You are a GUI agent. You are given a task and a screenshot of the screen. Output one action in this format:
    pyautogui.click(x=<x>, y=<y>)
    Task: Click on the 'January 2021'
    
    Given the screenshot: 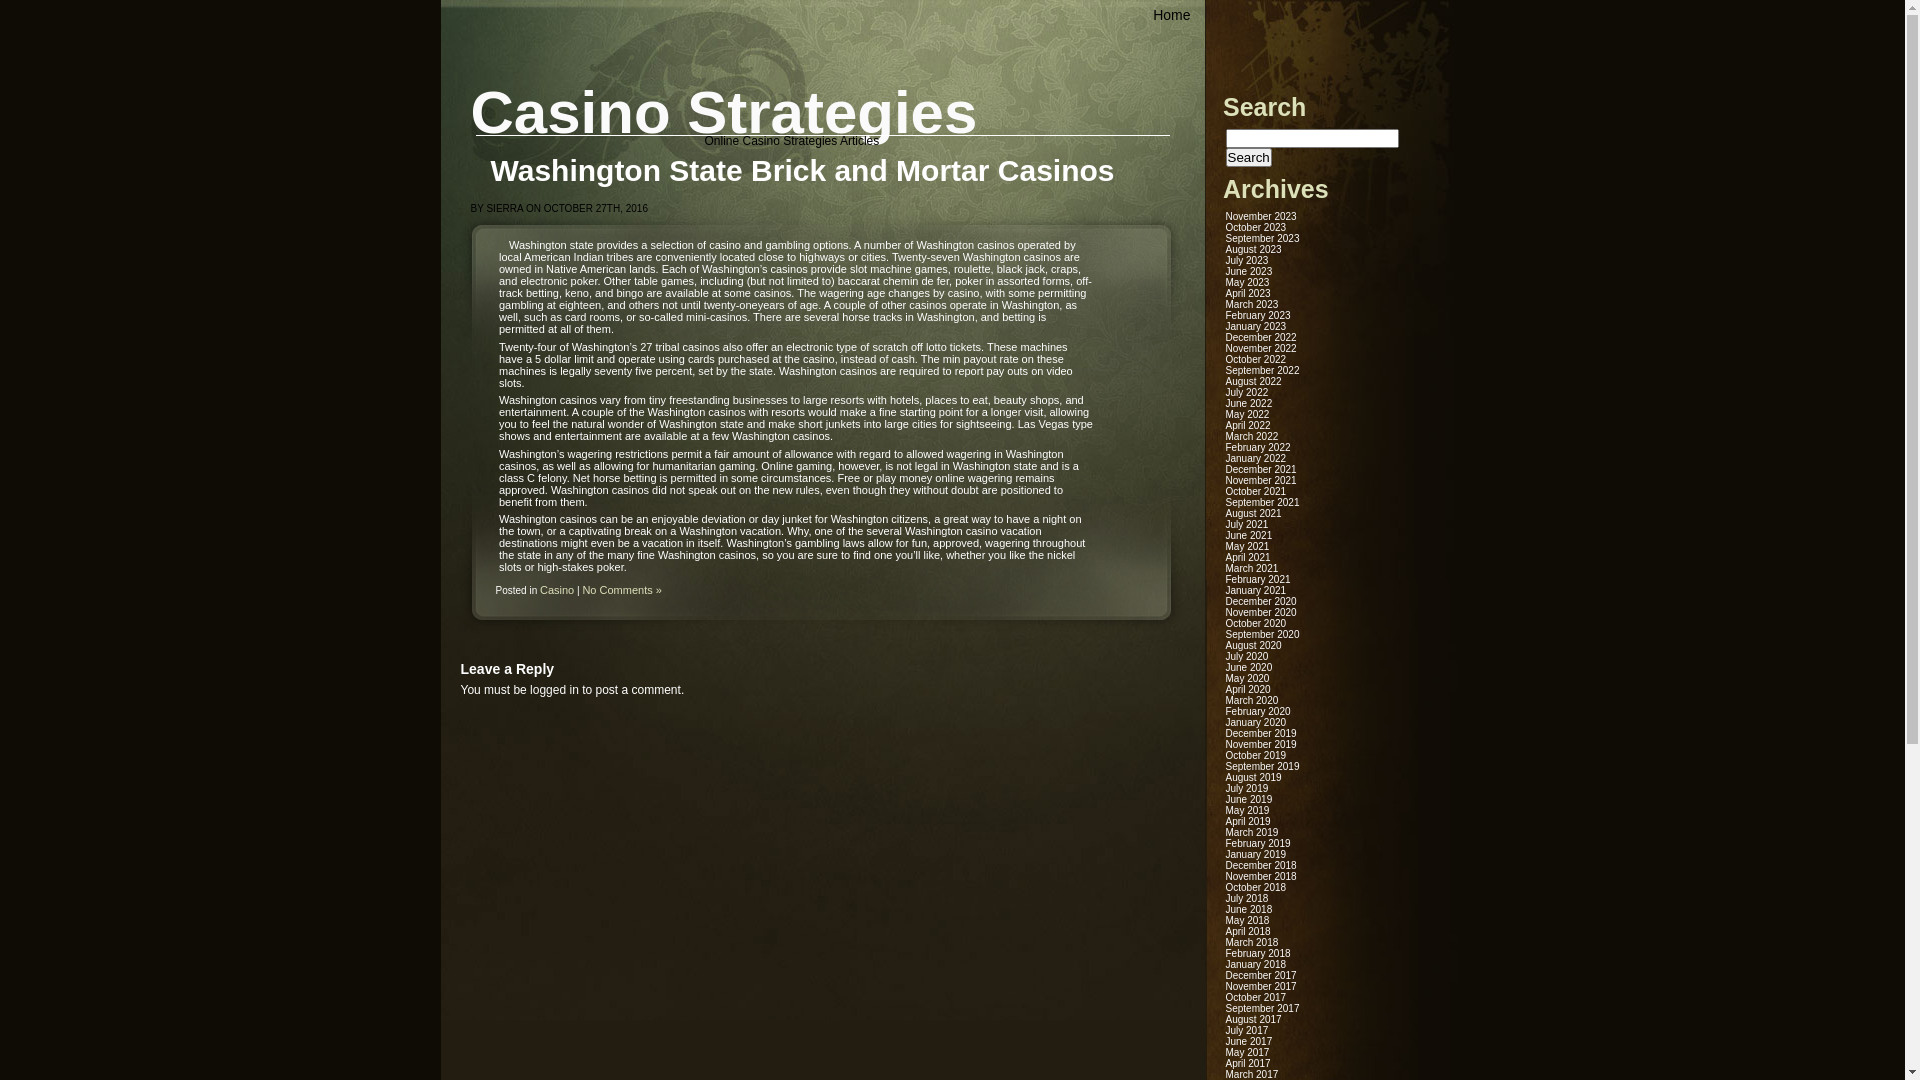 What is the action you would take?
    pyautogui.click(x=1255, y=589)
    